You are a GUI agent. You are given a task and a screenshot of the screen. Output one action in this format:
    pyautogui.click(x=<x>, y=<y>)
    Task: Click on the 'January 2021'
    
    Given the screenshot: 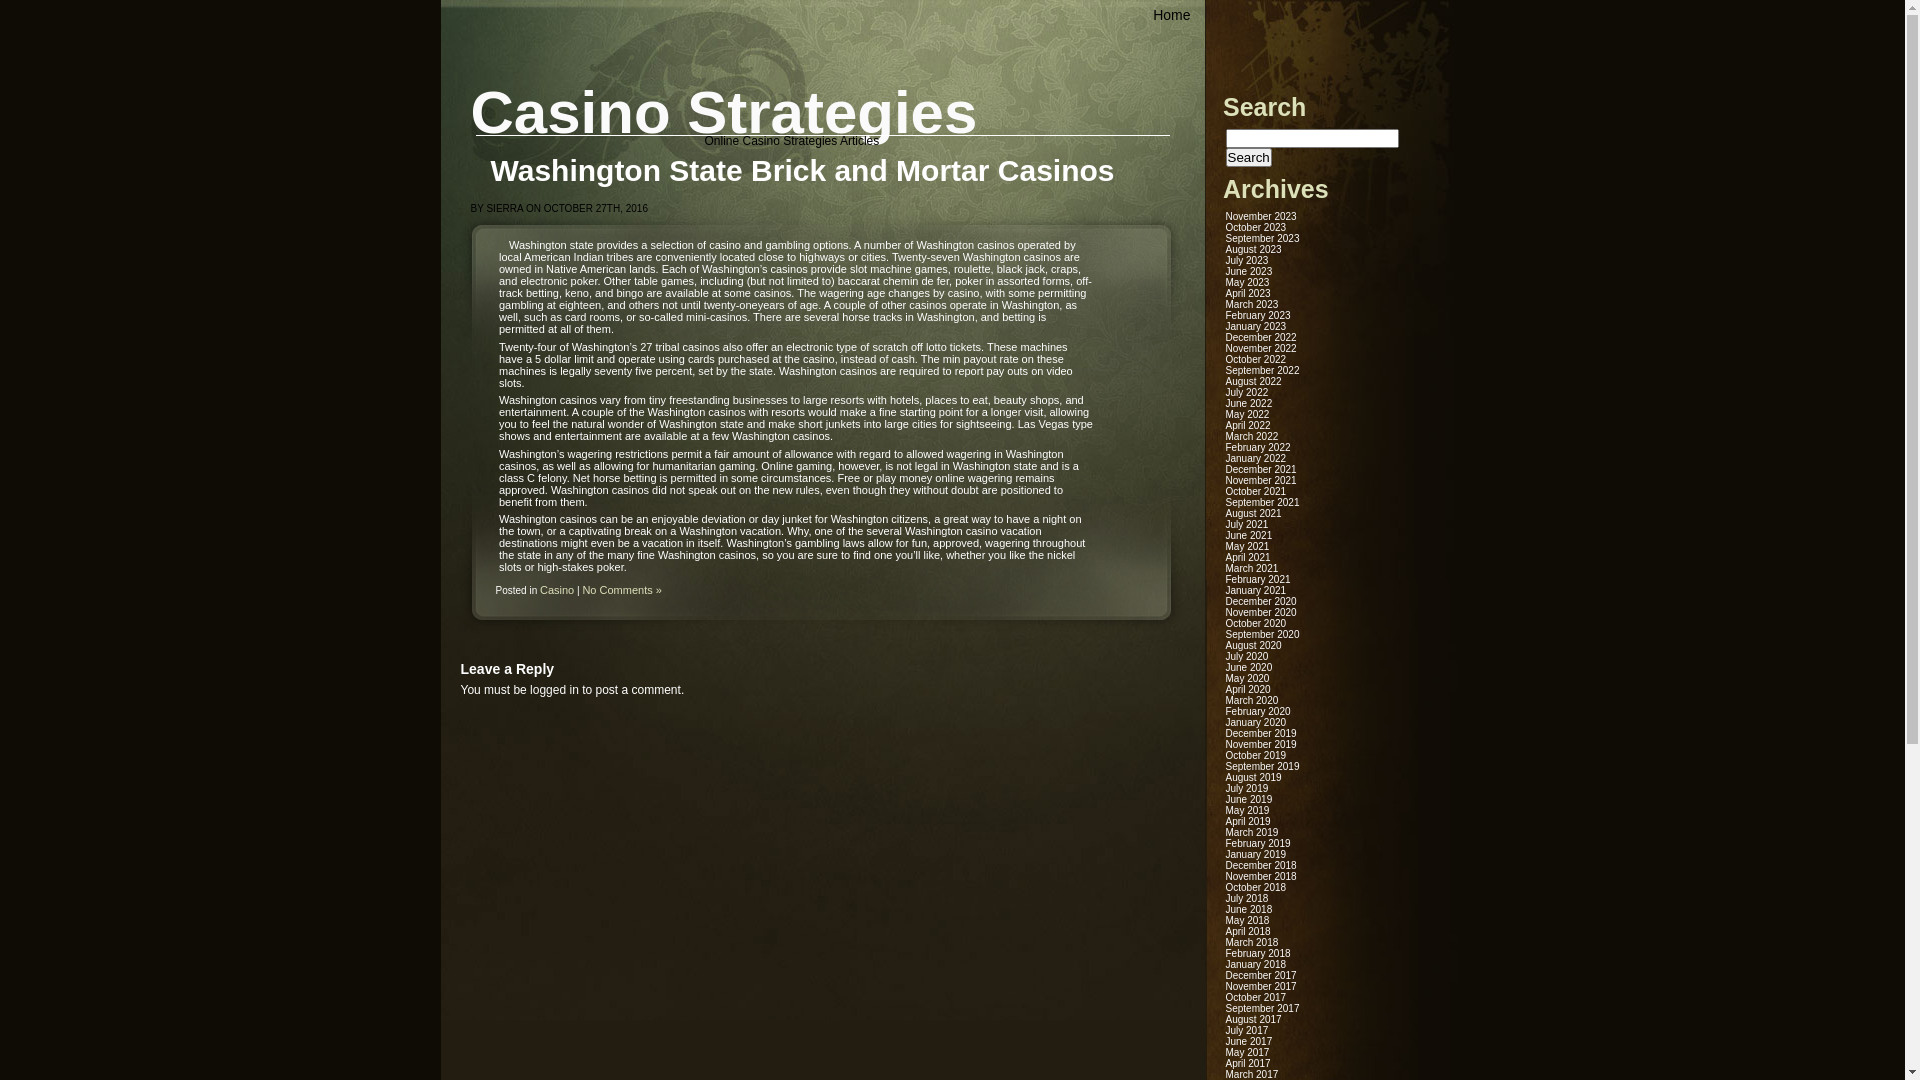 What is the action you would take?
    pyautogui.click(x=1255, y=589)
    